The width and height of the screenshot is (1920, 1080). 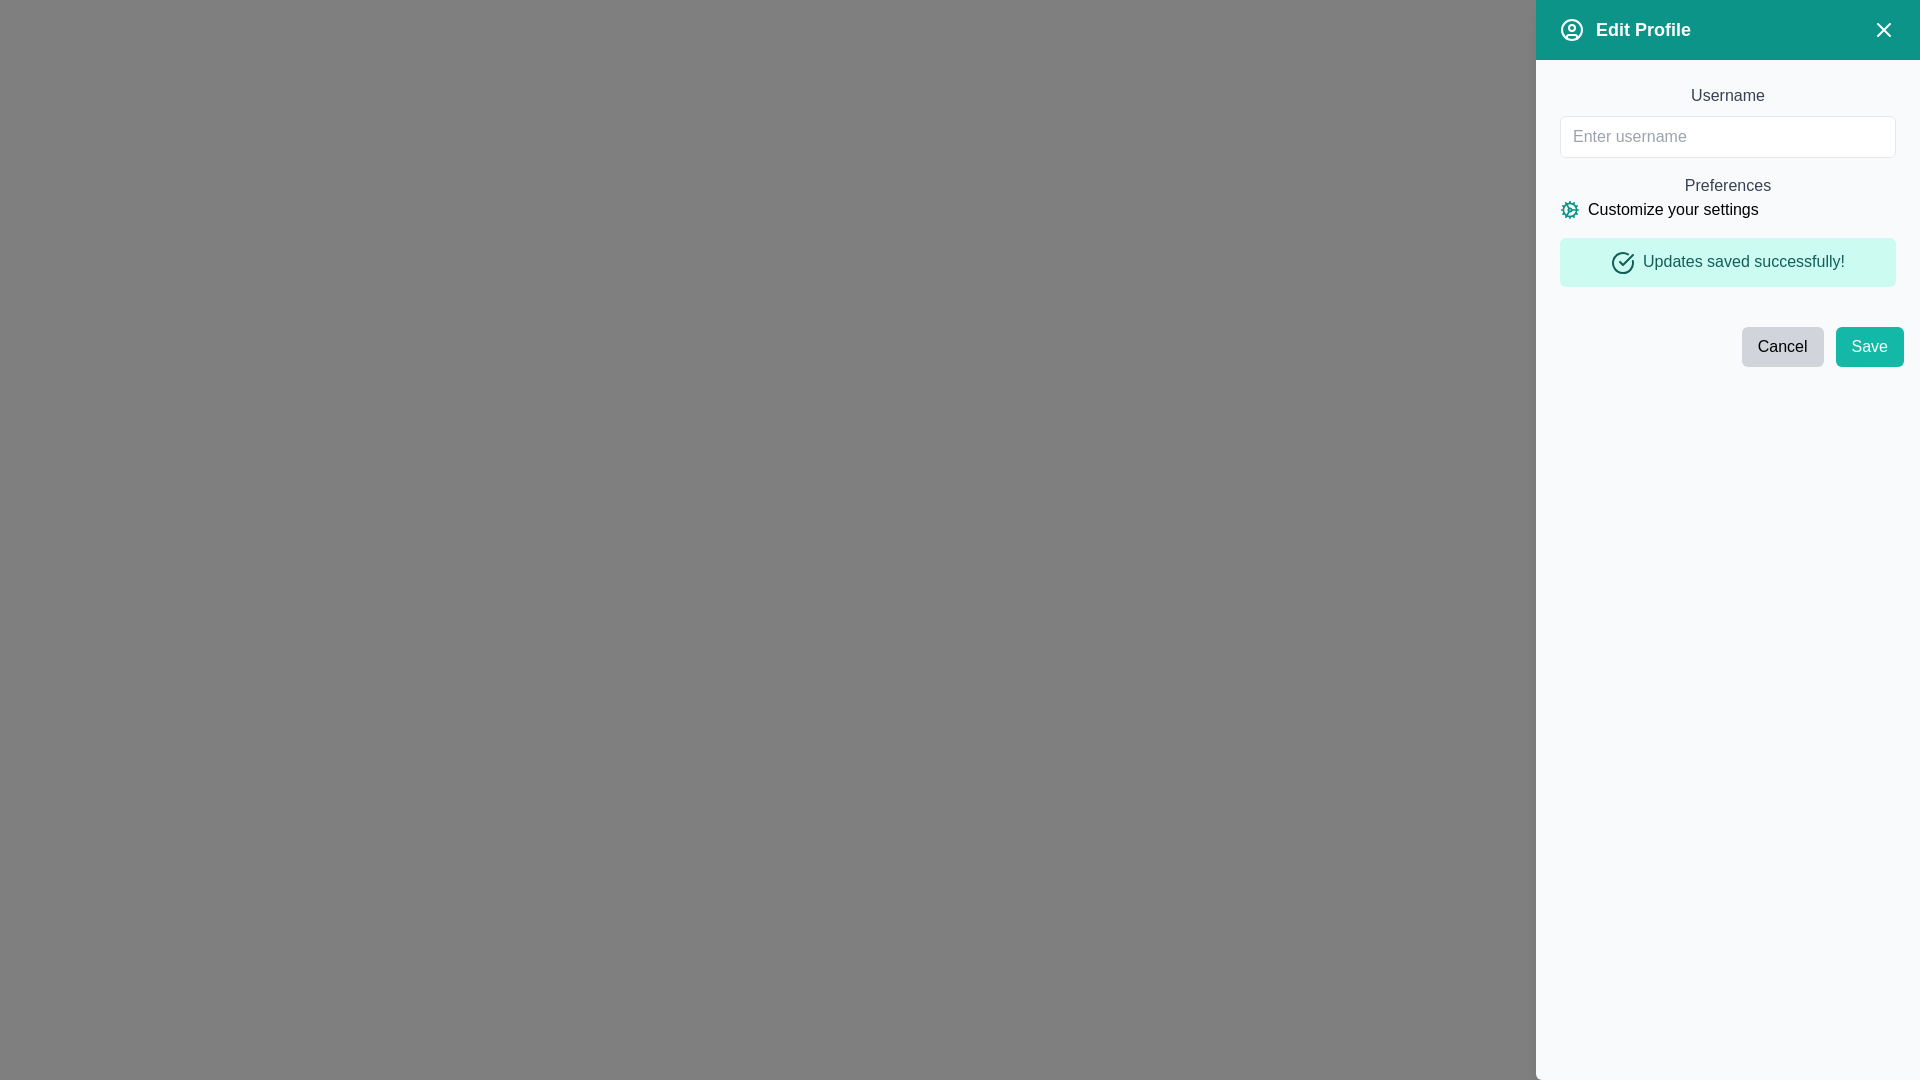 I want to click on the teal checkmark icon within the success notification that indicates 'Updates saved successfully!', so click(x=1622, y=261).